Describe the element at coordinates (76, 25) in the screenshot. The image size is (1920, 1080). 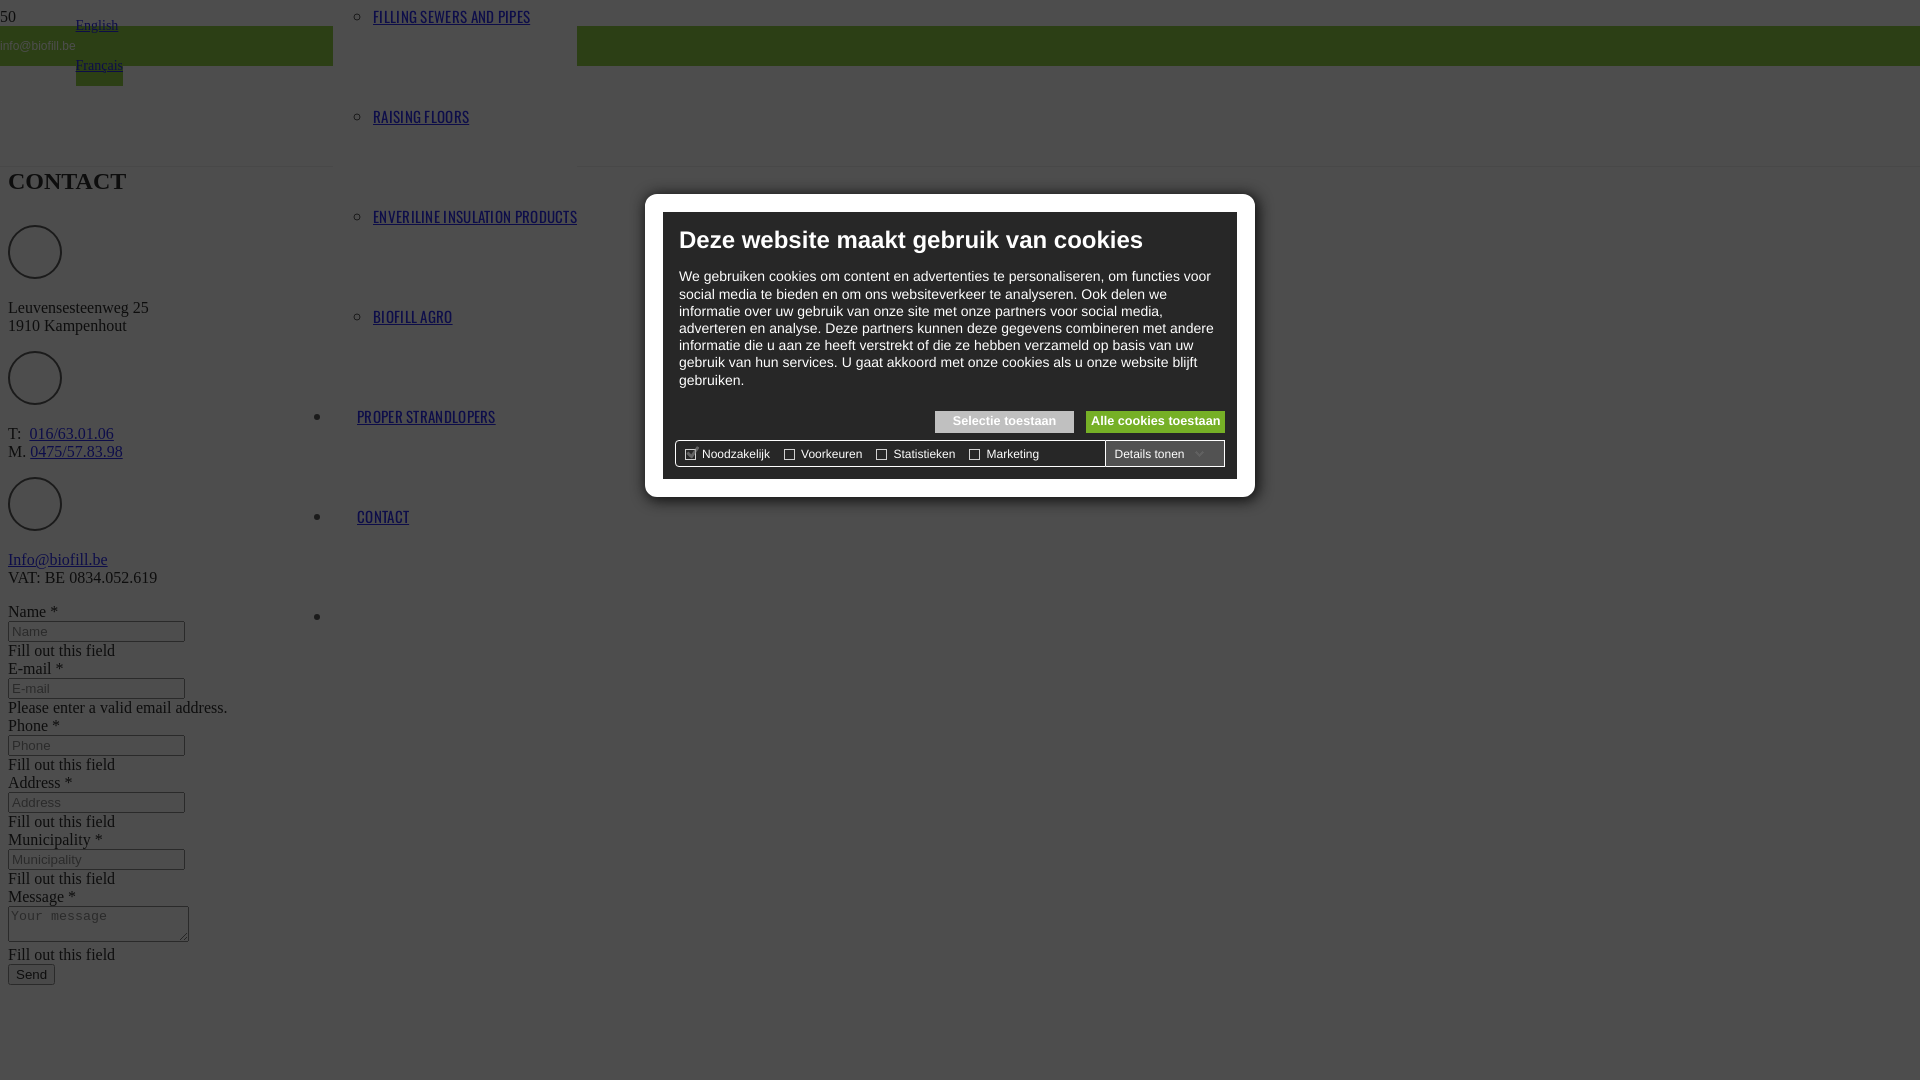
I see `'English'` at that location.